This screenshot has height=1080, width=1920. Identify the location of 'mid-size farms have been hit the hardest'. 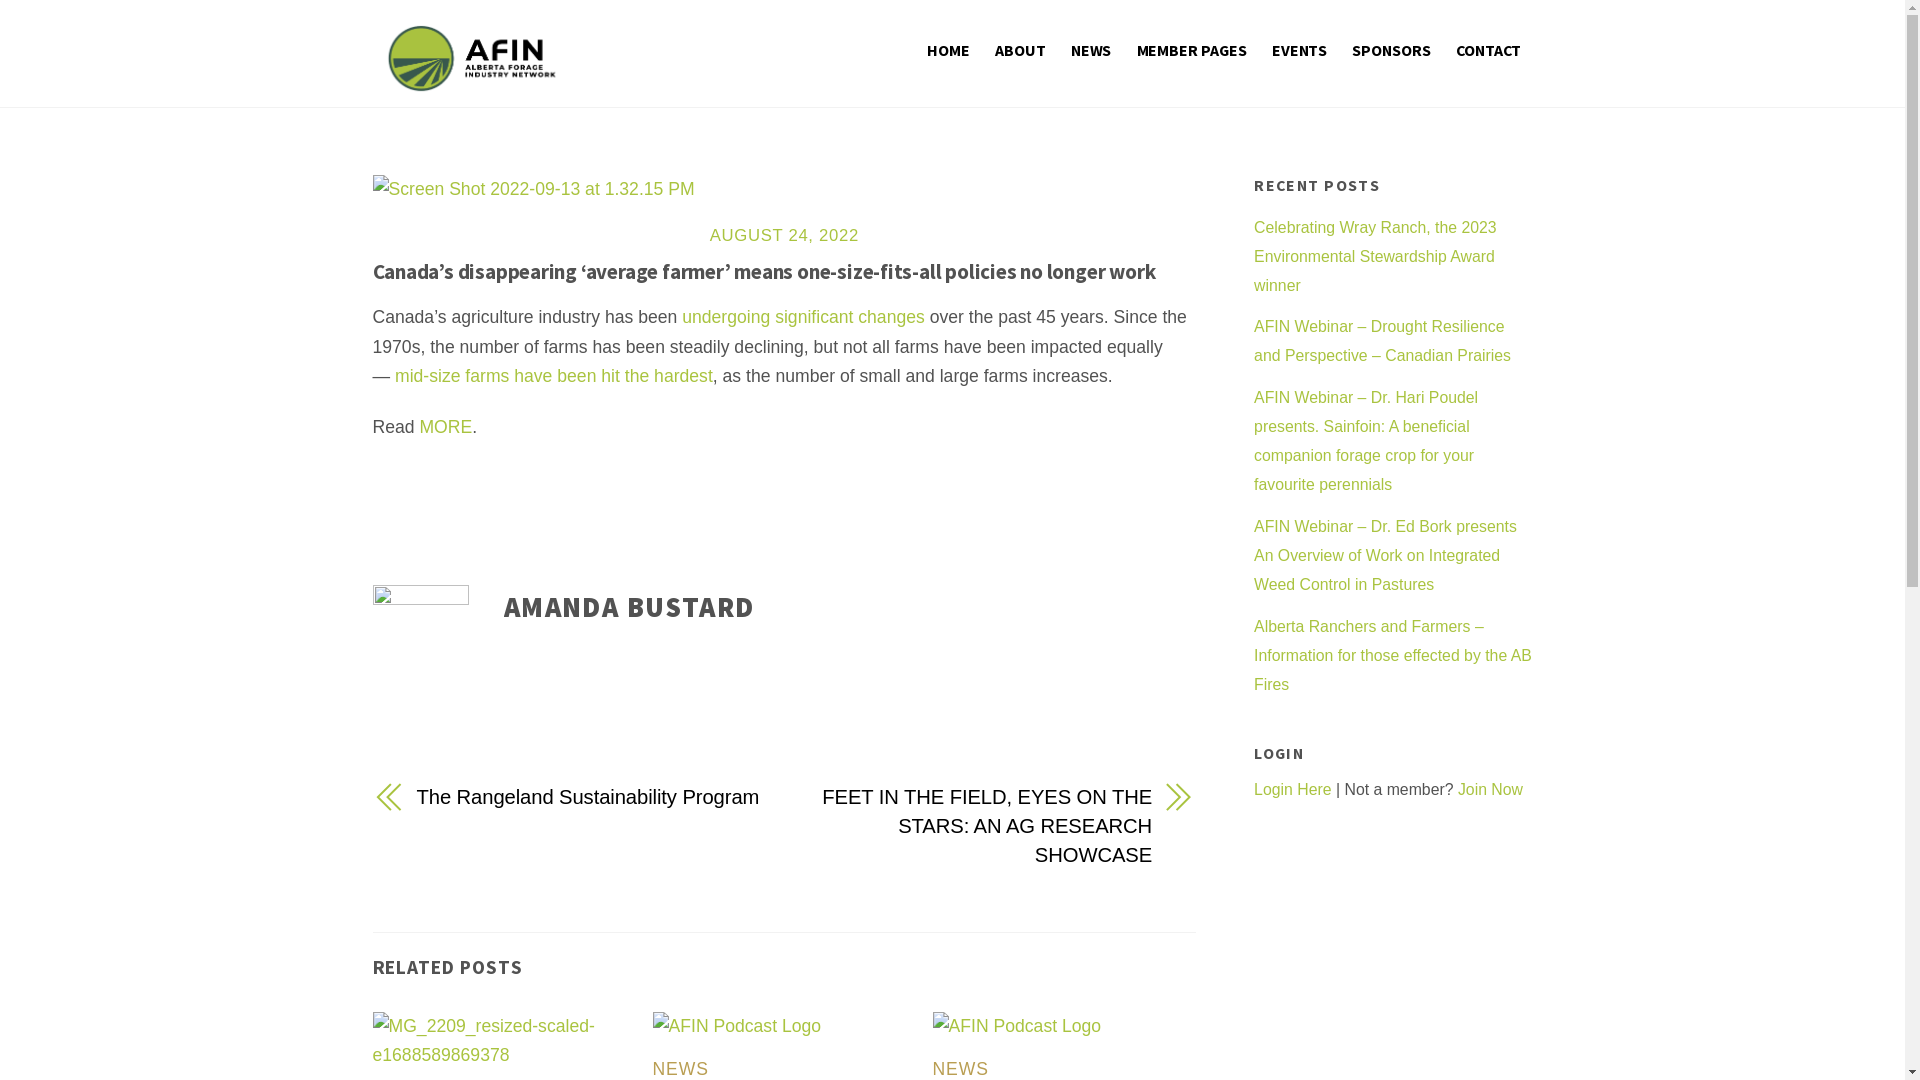
(553, 375).